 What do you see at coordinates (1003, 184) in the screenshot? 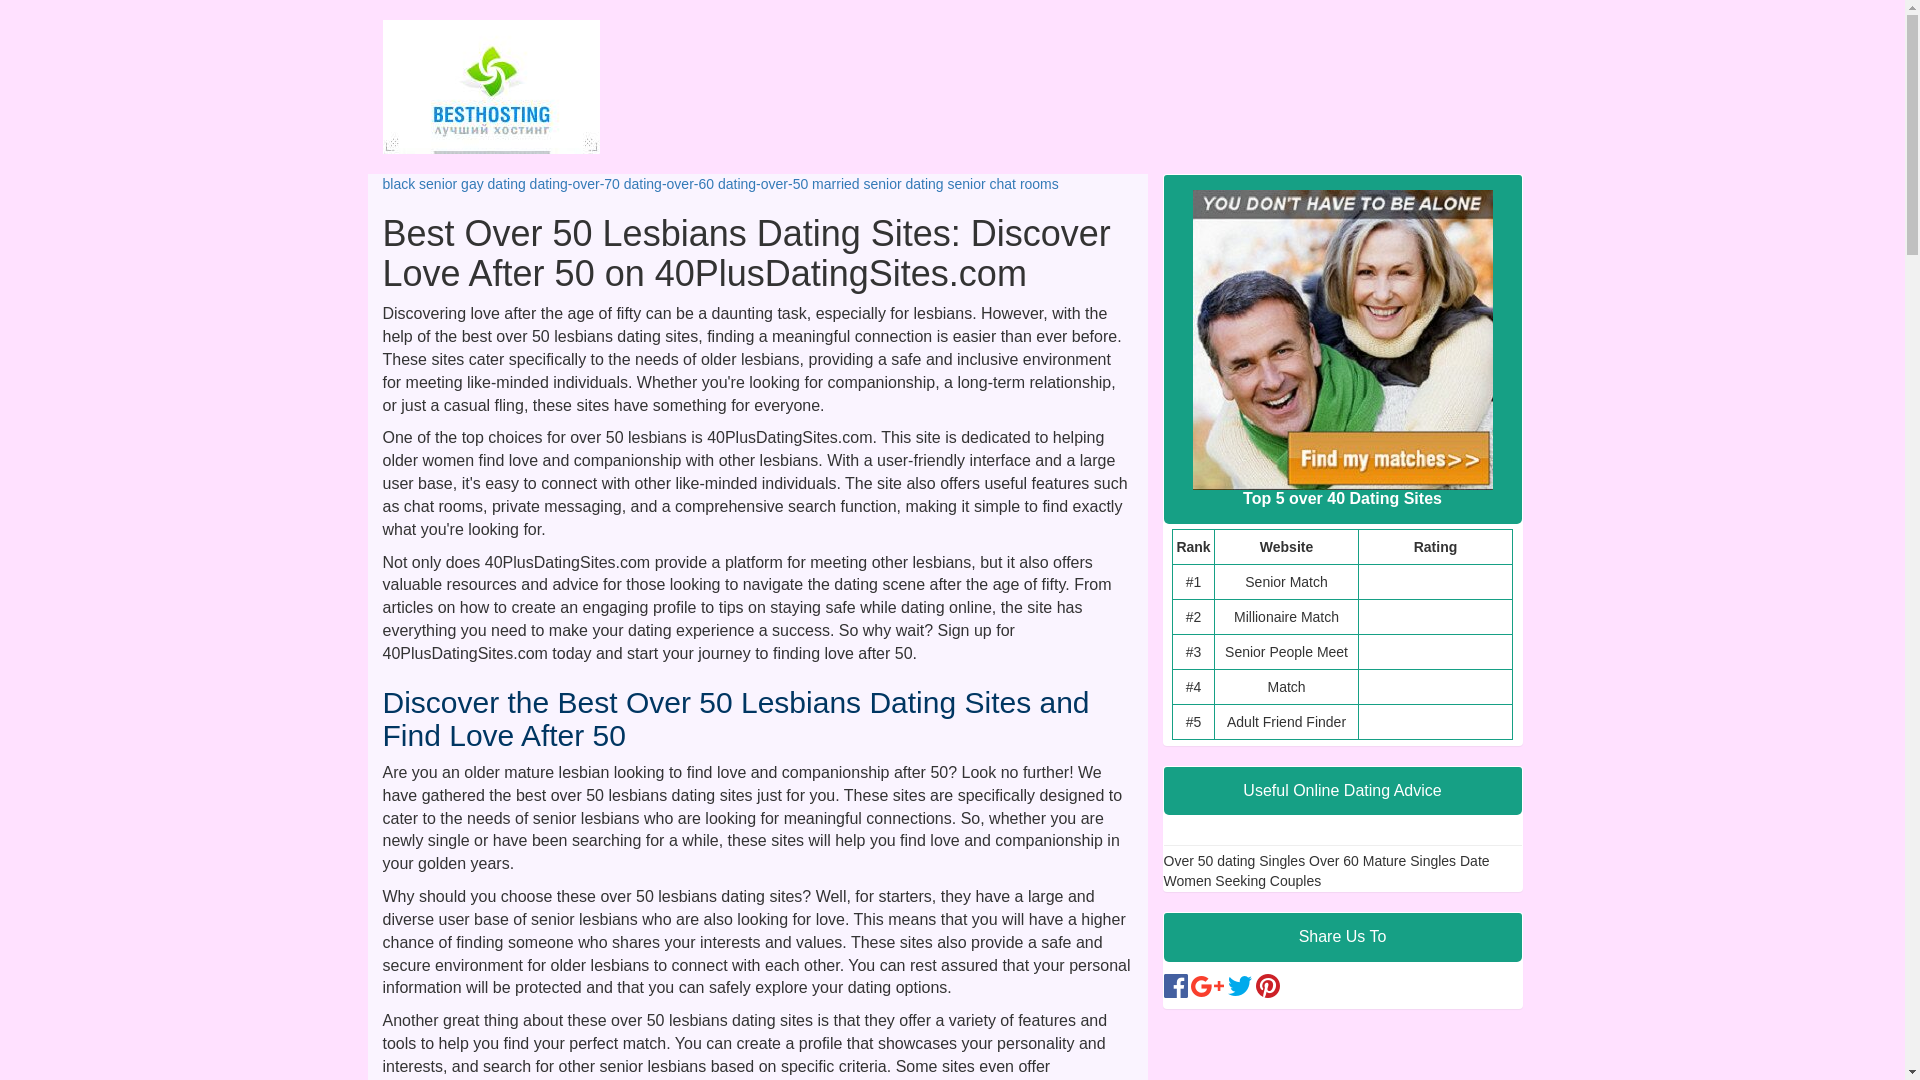
I see `'senior chat rooms'` at bounding box center [1003, 184].